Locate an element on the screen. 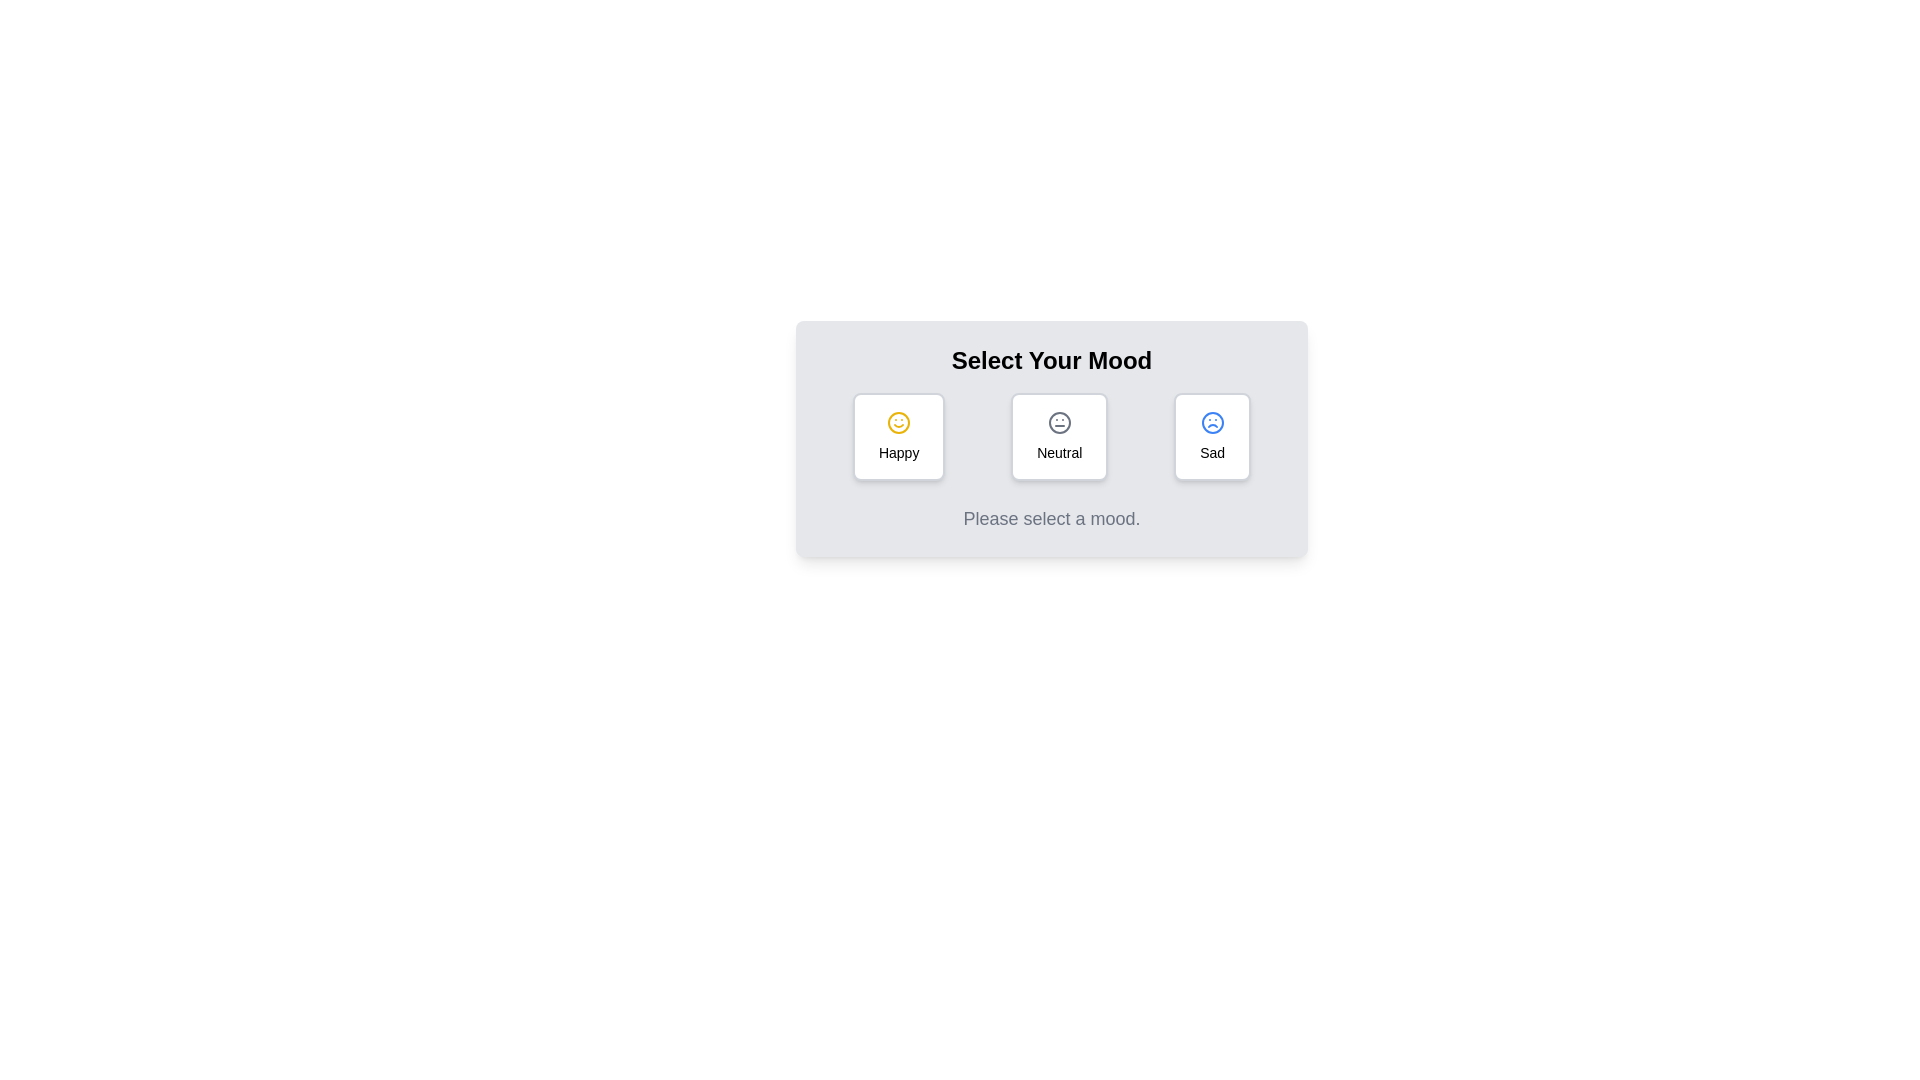 This screenshot has height=1080, width=1920. the Group of buttons for mood selection is located at coordinates (1050, 435).